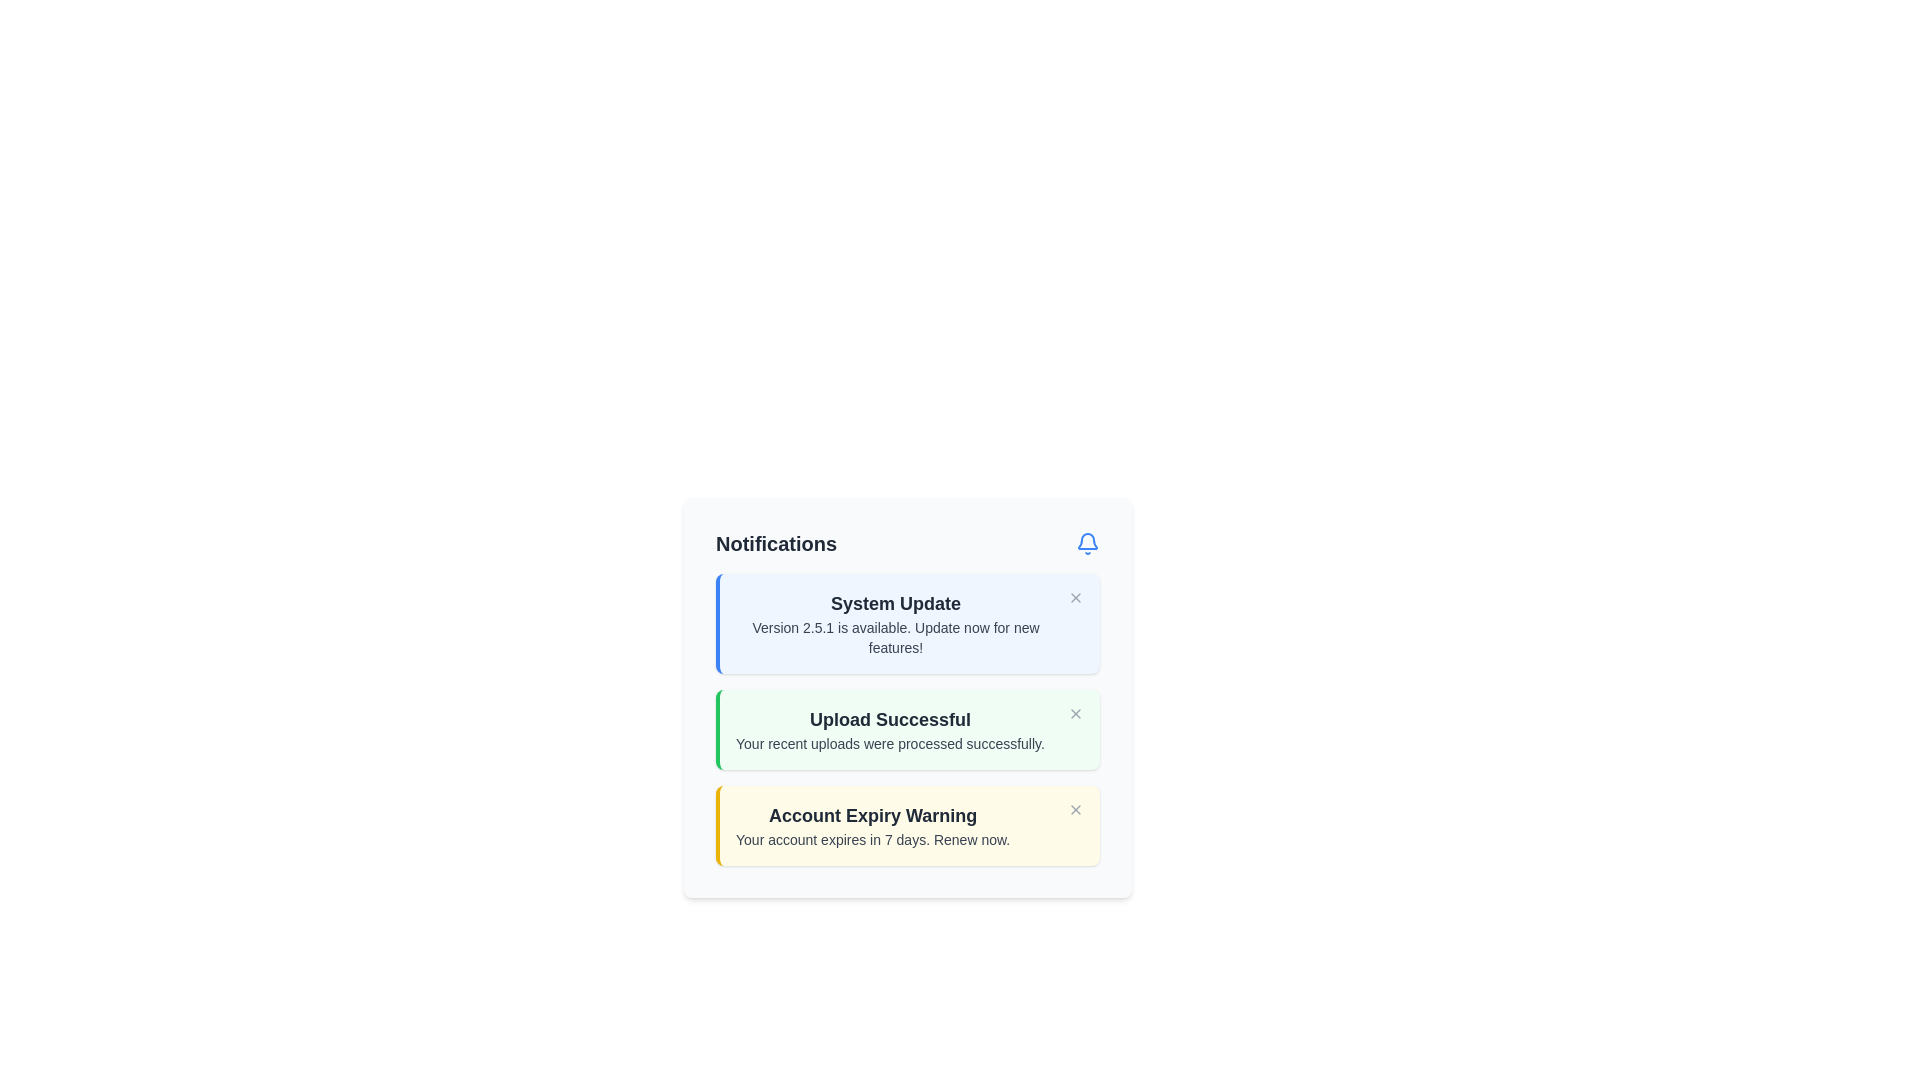 The height and width of the screenshot is (1080, 1920). Describe the element at coordinates (873, 825) in the screenshot. I see `the 'Account Expiry Warning' notification element, which contains the warning message about account expiration` at that location.